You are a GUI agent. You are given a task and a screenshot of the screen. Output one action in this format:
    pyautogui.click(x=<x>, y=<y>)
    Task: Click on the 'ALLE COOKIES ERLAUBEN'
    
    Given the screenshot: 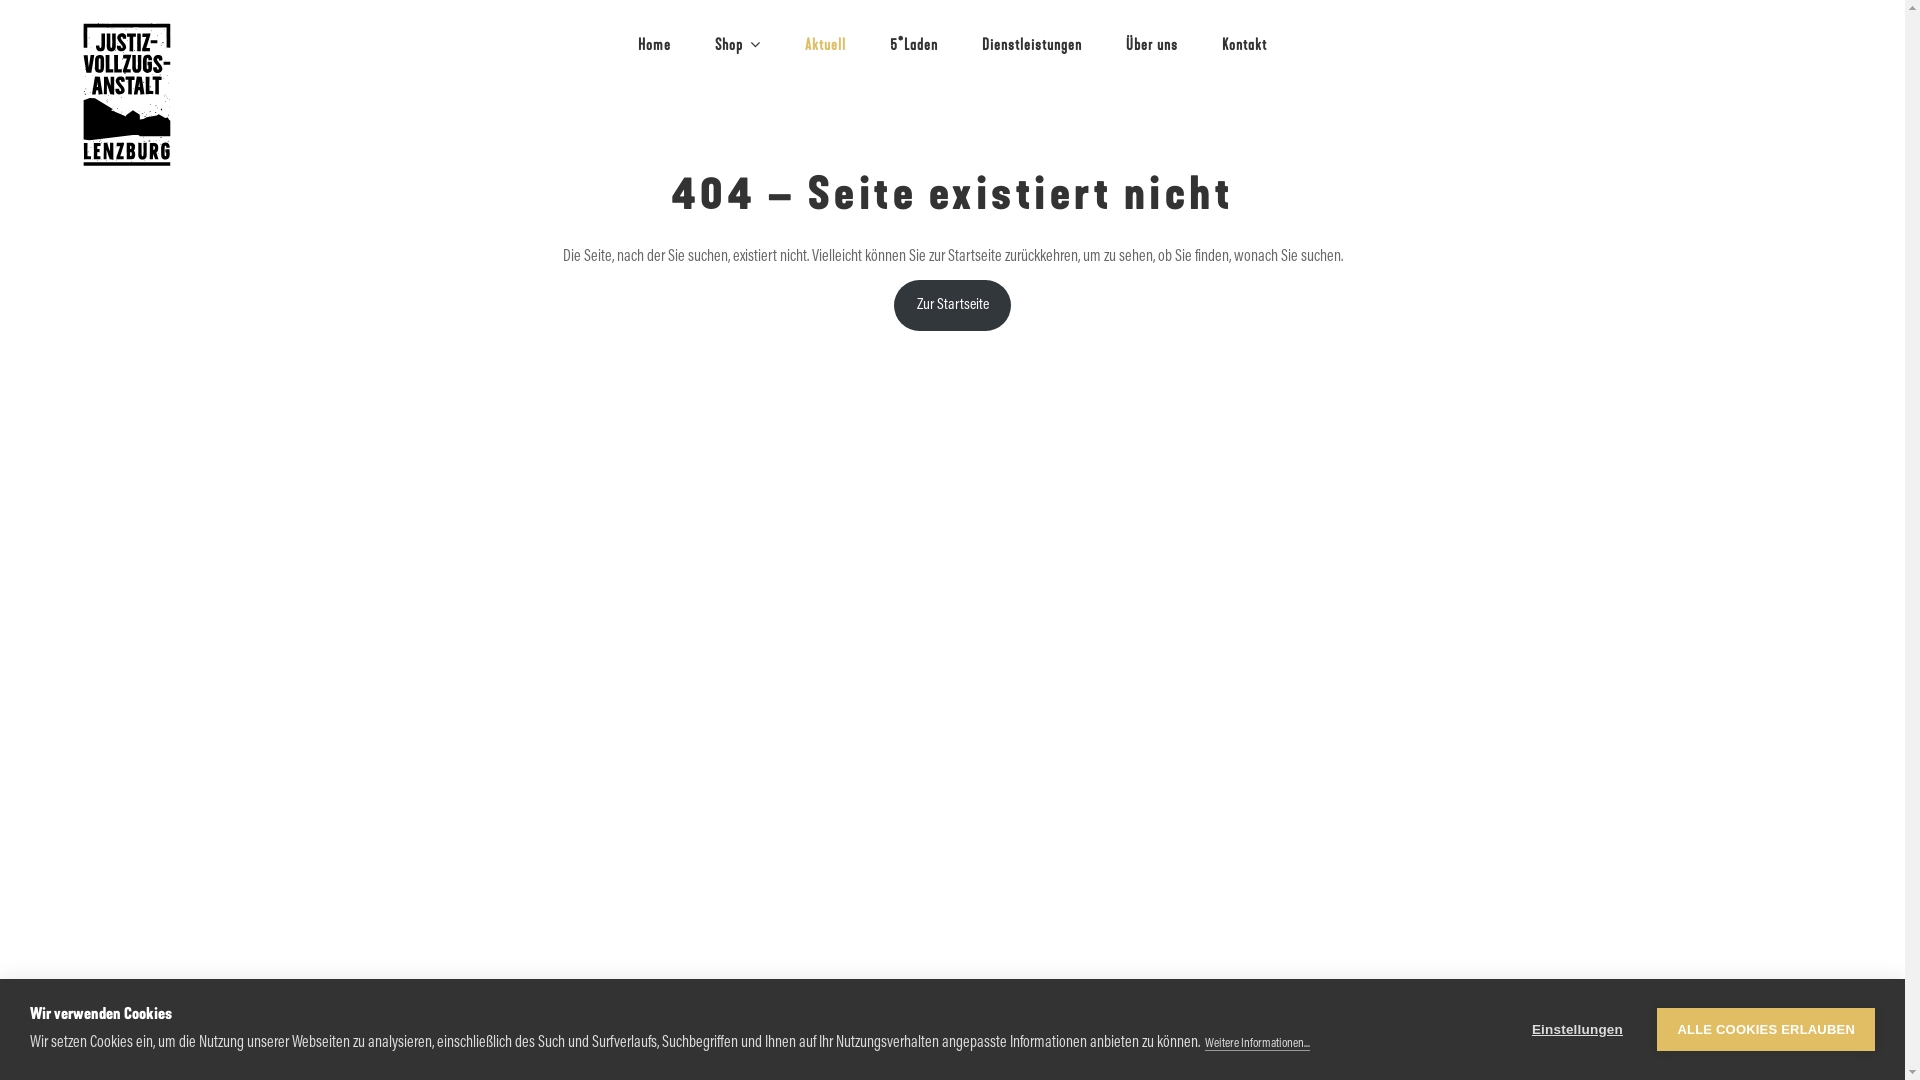 What is the action you would take?
    pyautogui.click(x=1766, y=1029)
    